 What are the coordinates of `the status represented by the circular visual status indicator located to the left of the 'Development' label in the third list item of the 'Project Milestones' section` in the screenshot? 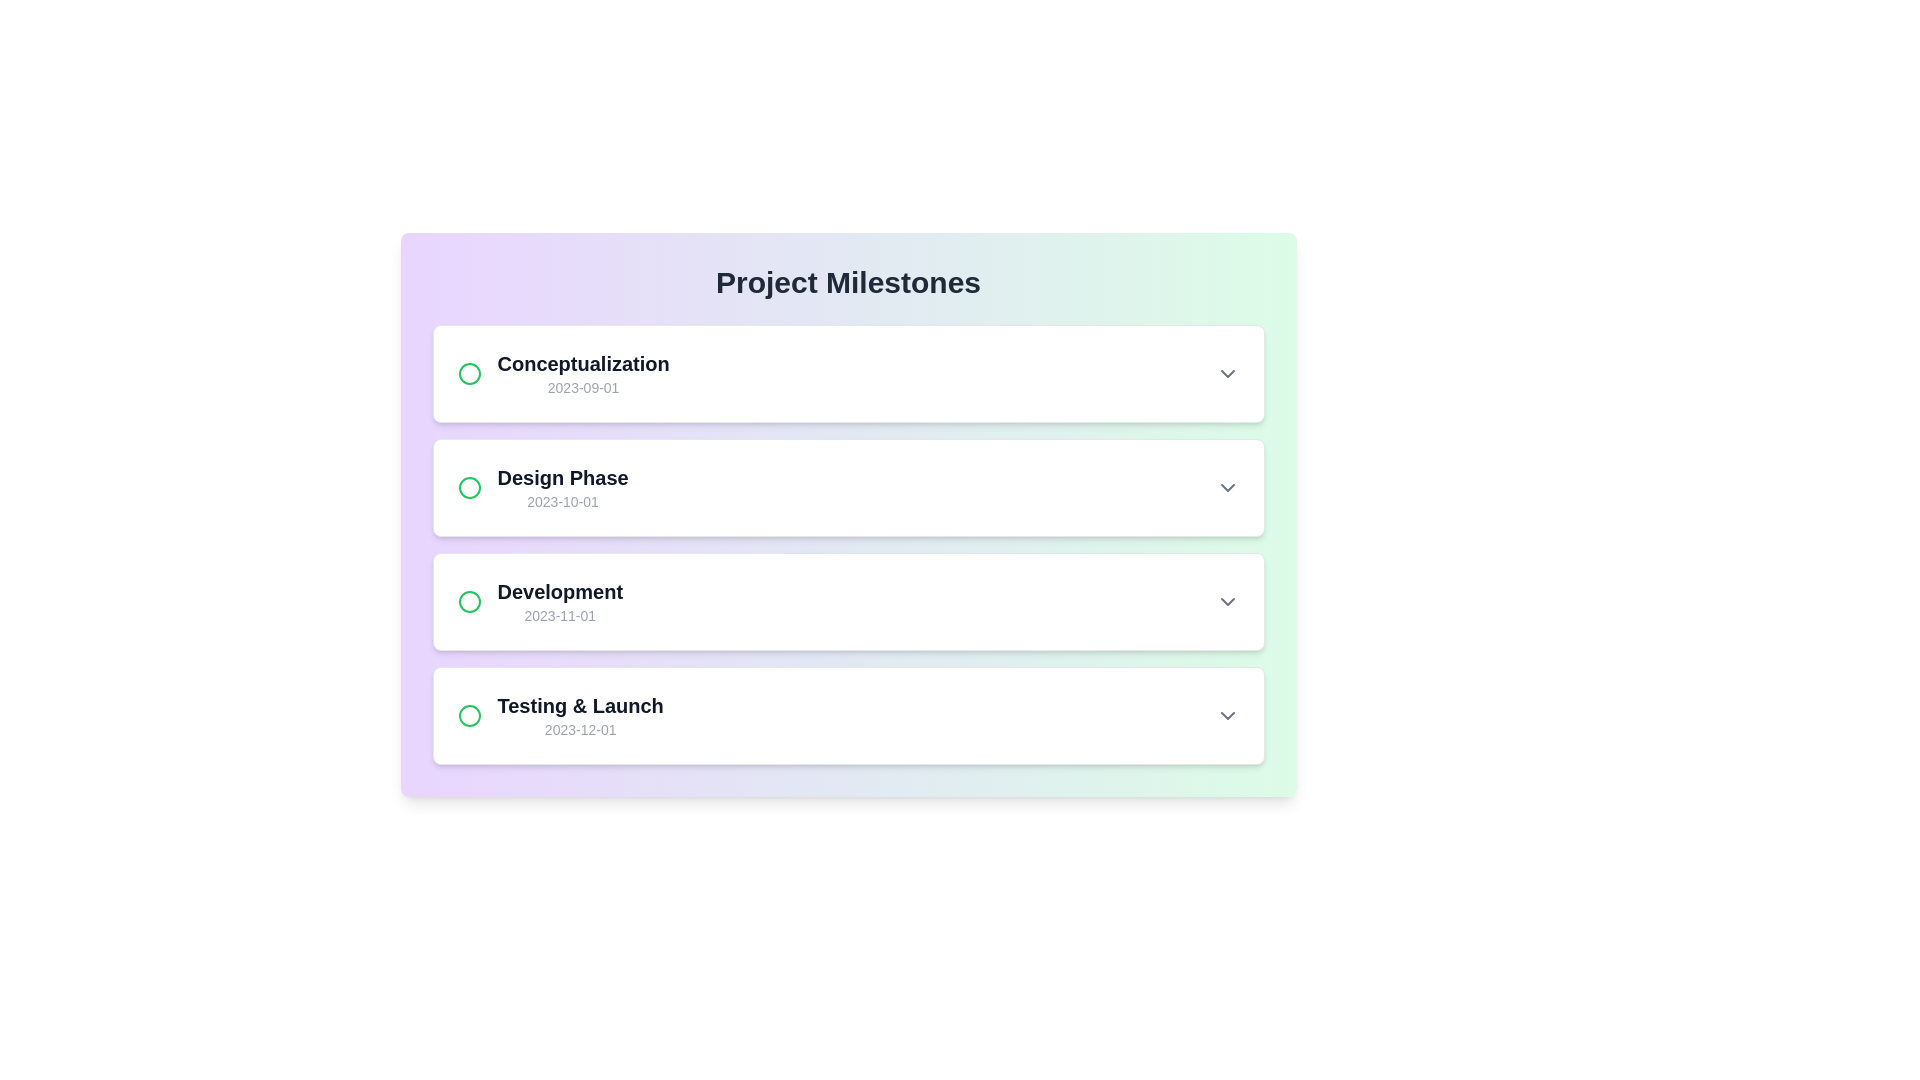 It's located at (468, 600).